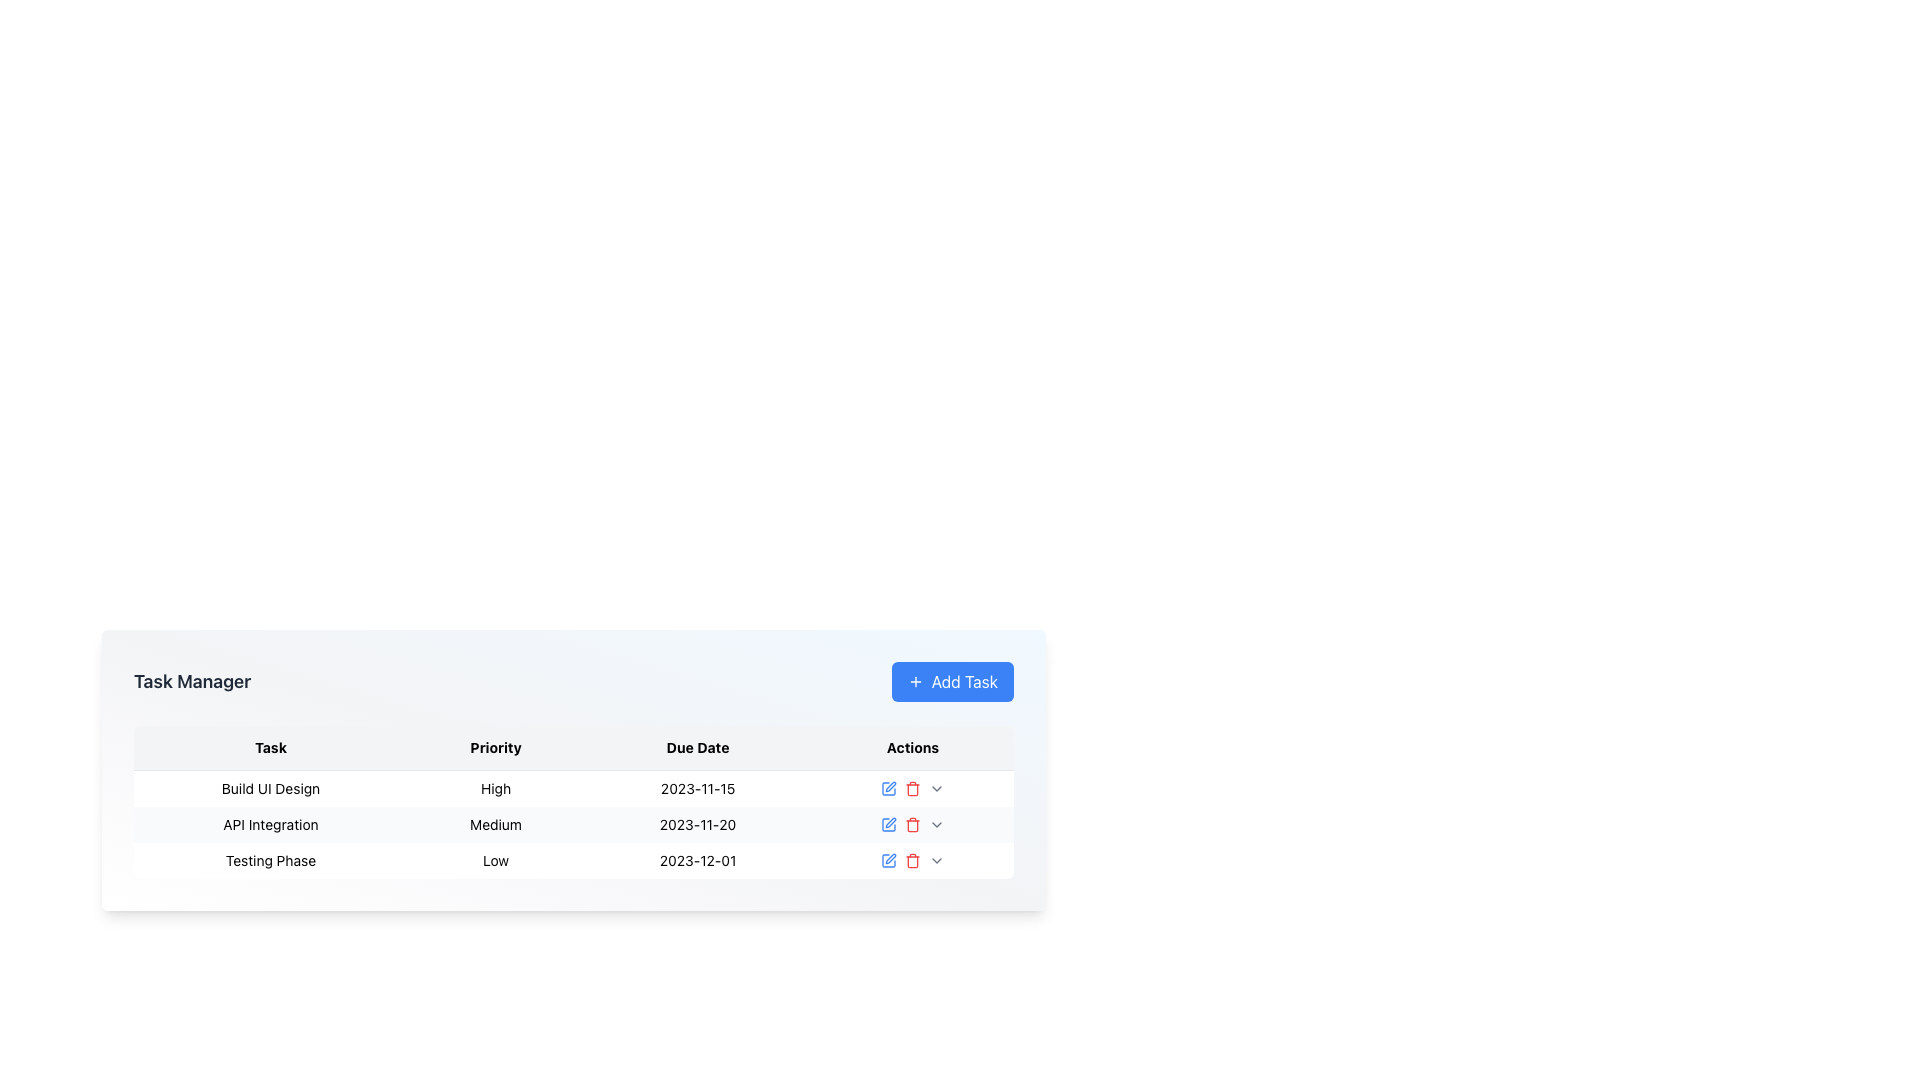 This screenshot has height=1080, width=1920. What do you see at coordinates (890, 785) in the screenshot?
I see `the edit icon, which resembles a pen or pencil, located in the 'Actions' column next to the 'Build UI Design' row` at bounding box center [890, 785].